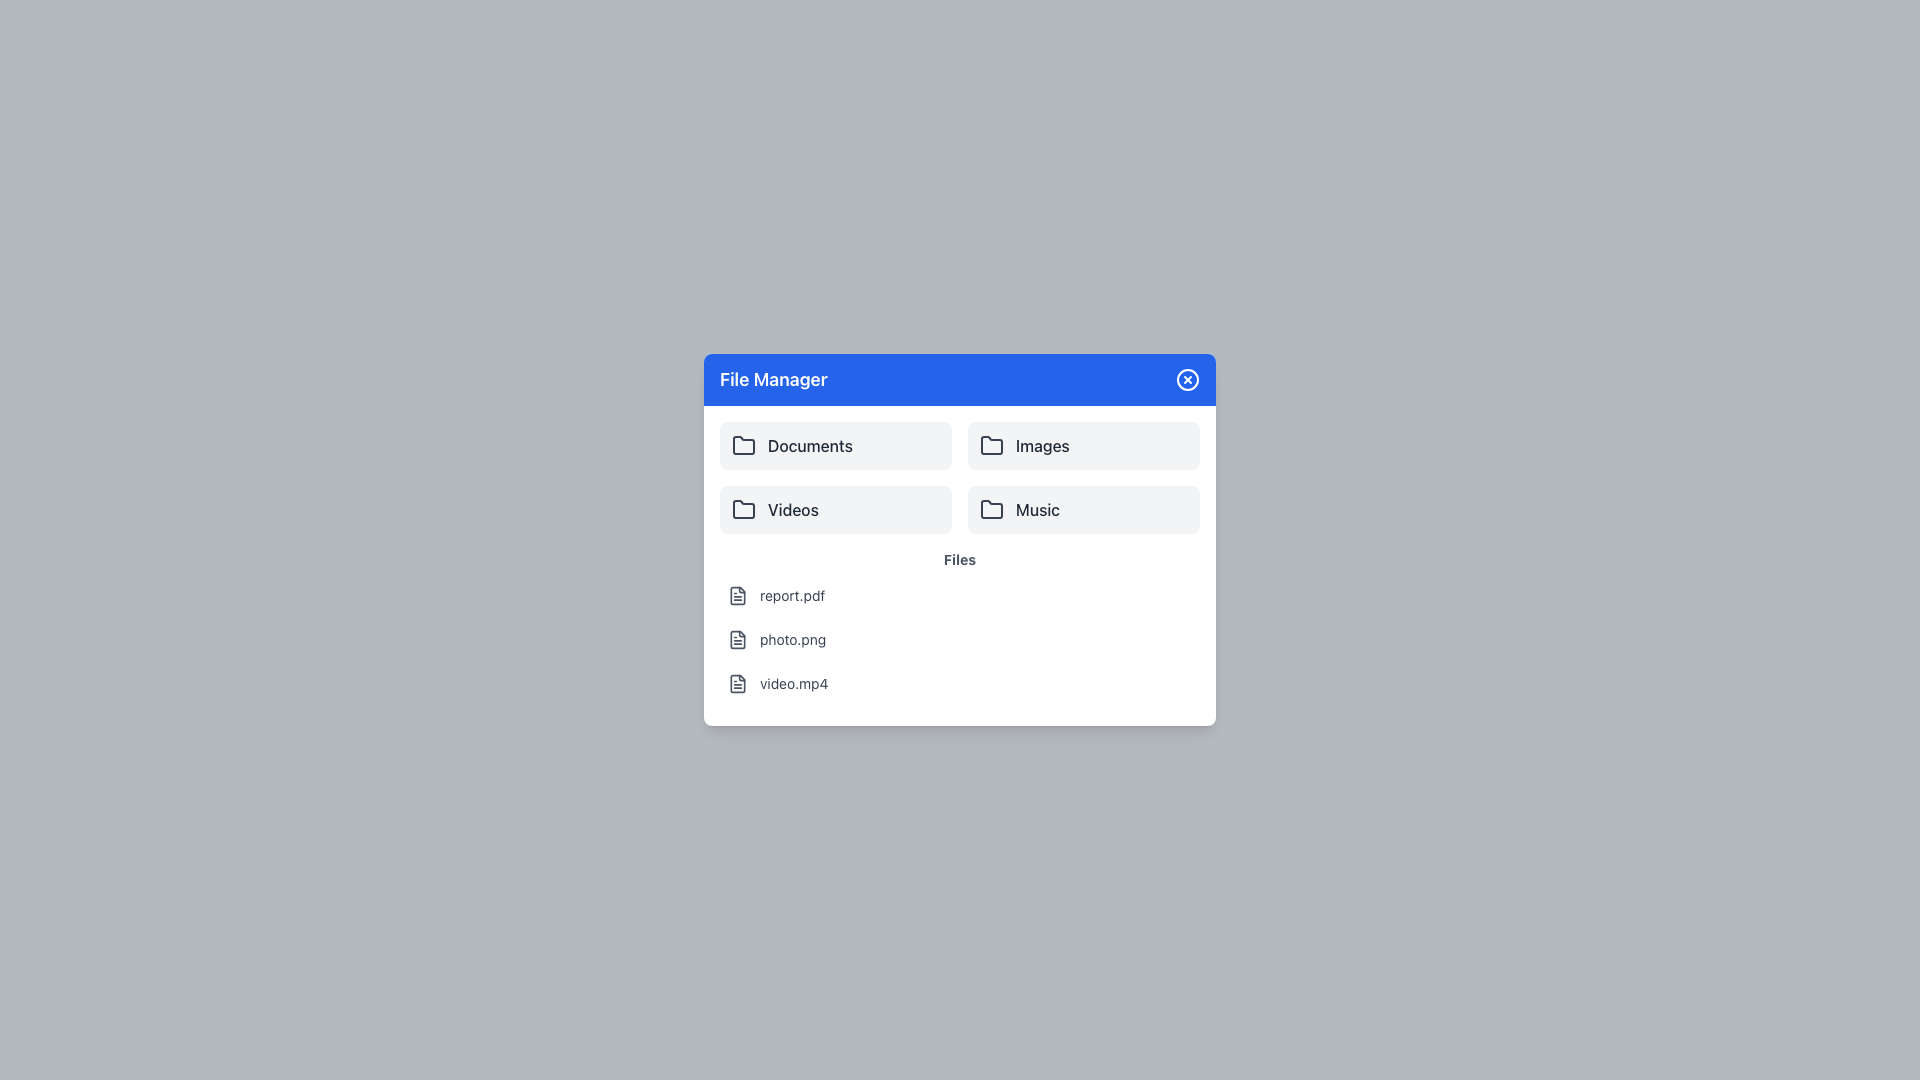 Image resolution: width=1920 pixels, height=1080 pixels. Describe the element at coordinates (792, 508) in the screenshot. I see `the 'Videos' text label, which is styled in gray and is part of the interactive folder button array, specifically the third folder in the first row` at that location.